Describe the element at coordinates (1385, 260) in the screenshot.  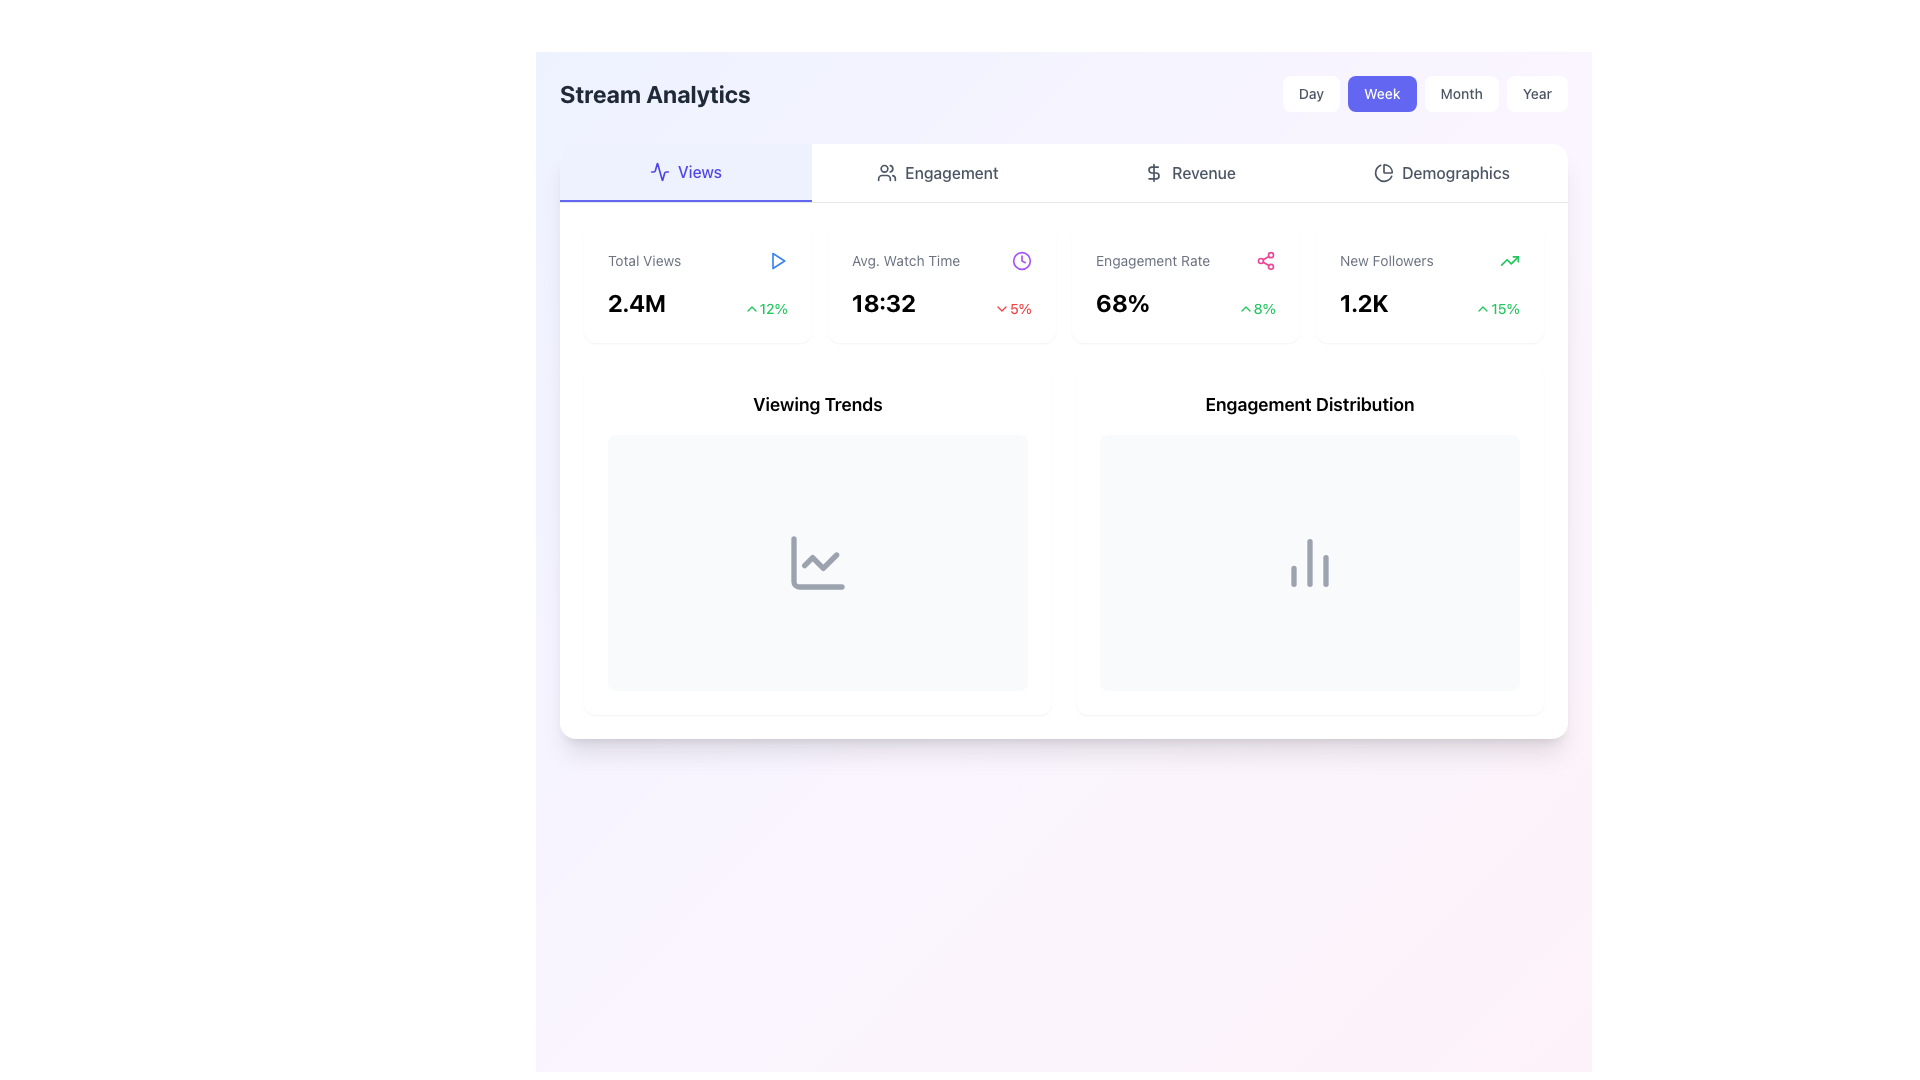
I see `the 'New Followers' text label, which is styled with a gray font and is located above the numeric follower count and an upward trend icon on the dashboard` at that location.